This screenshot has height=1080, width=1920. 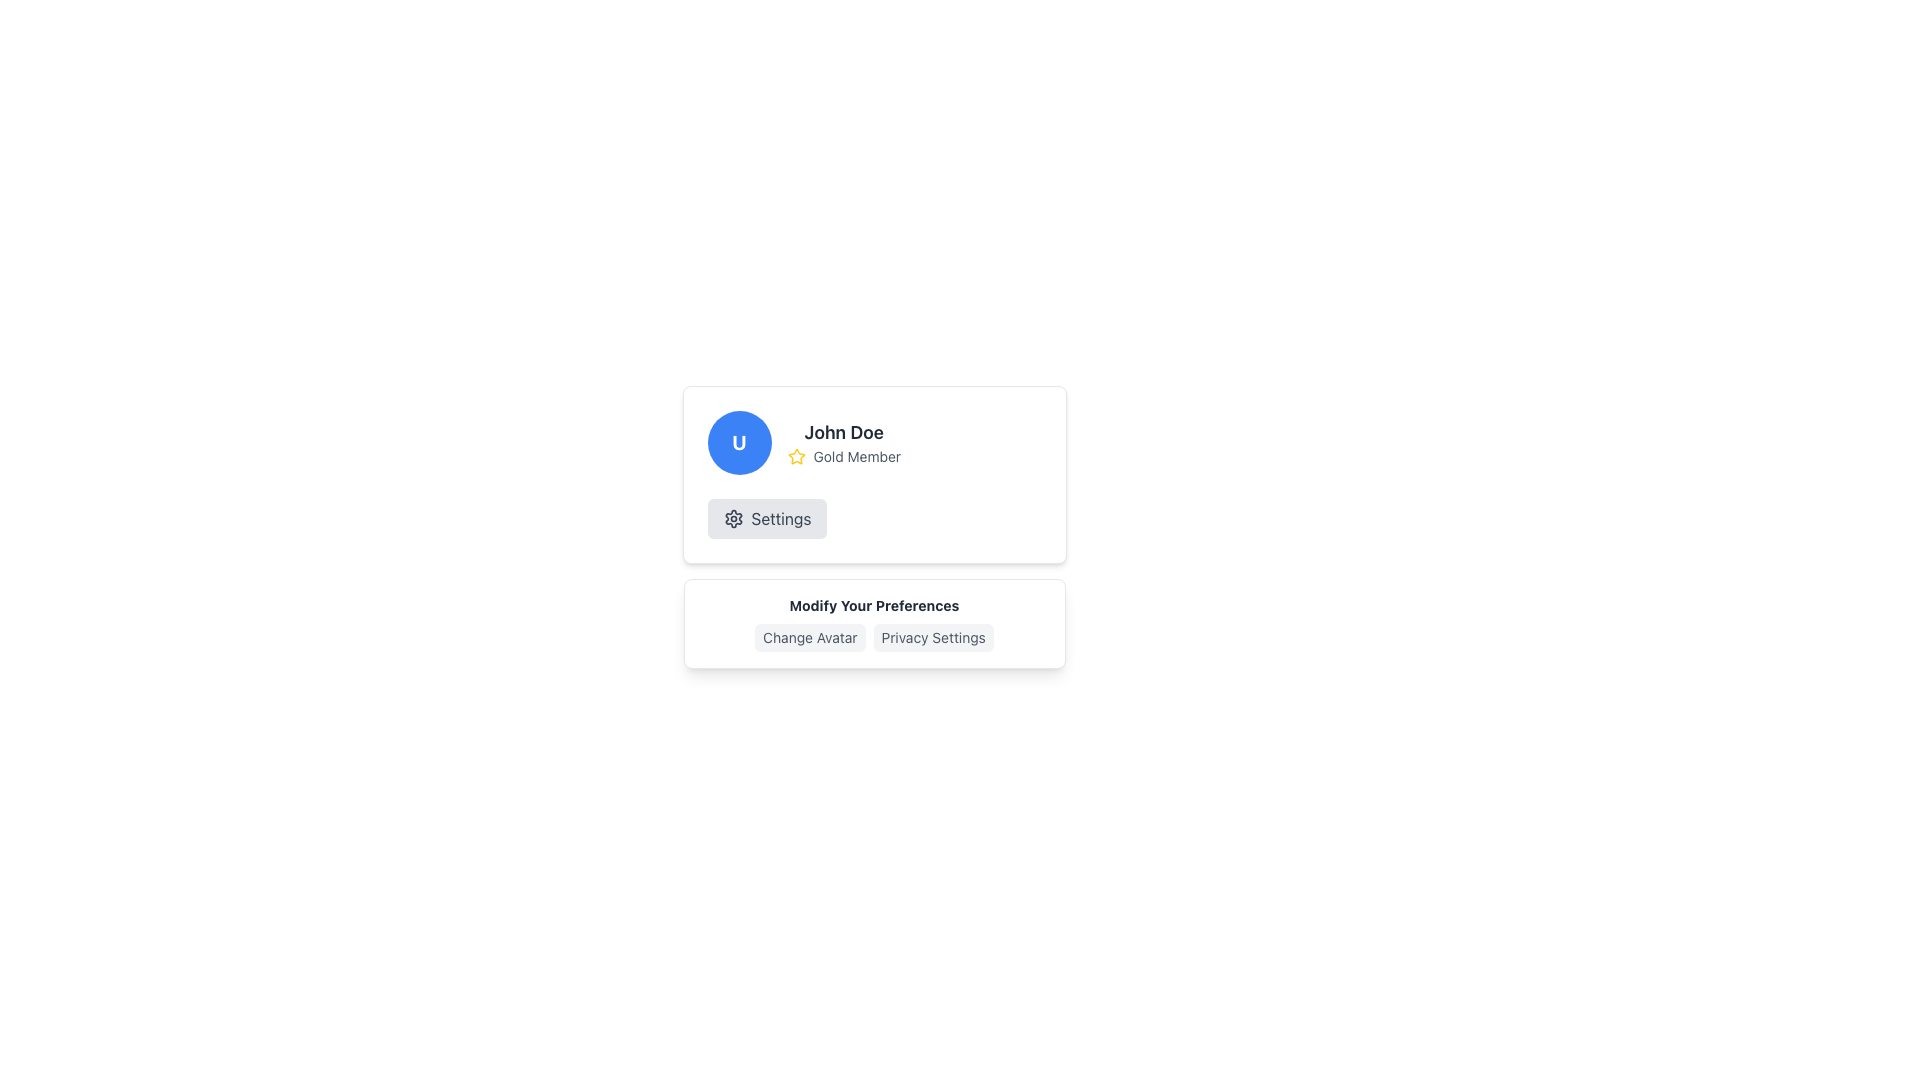 I want to click on the 'Change Avatar' button, which is styled with rounded edges and grayish tones, so click(x=810, y=637).